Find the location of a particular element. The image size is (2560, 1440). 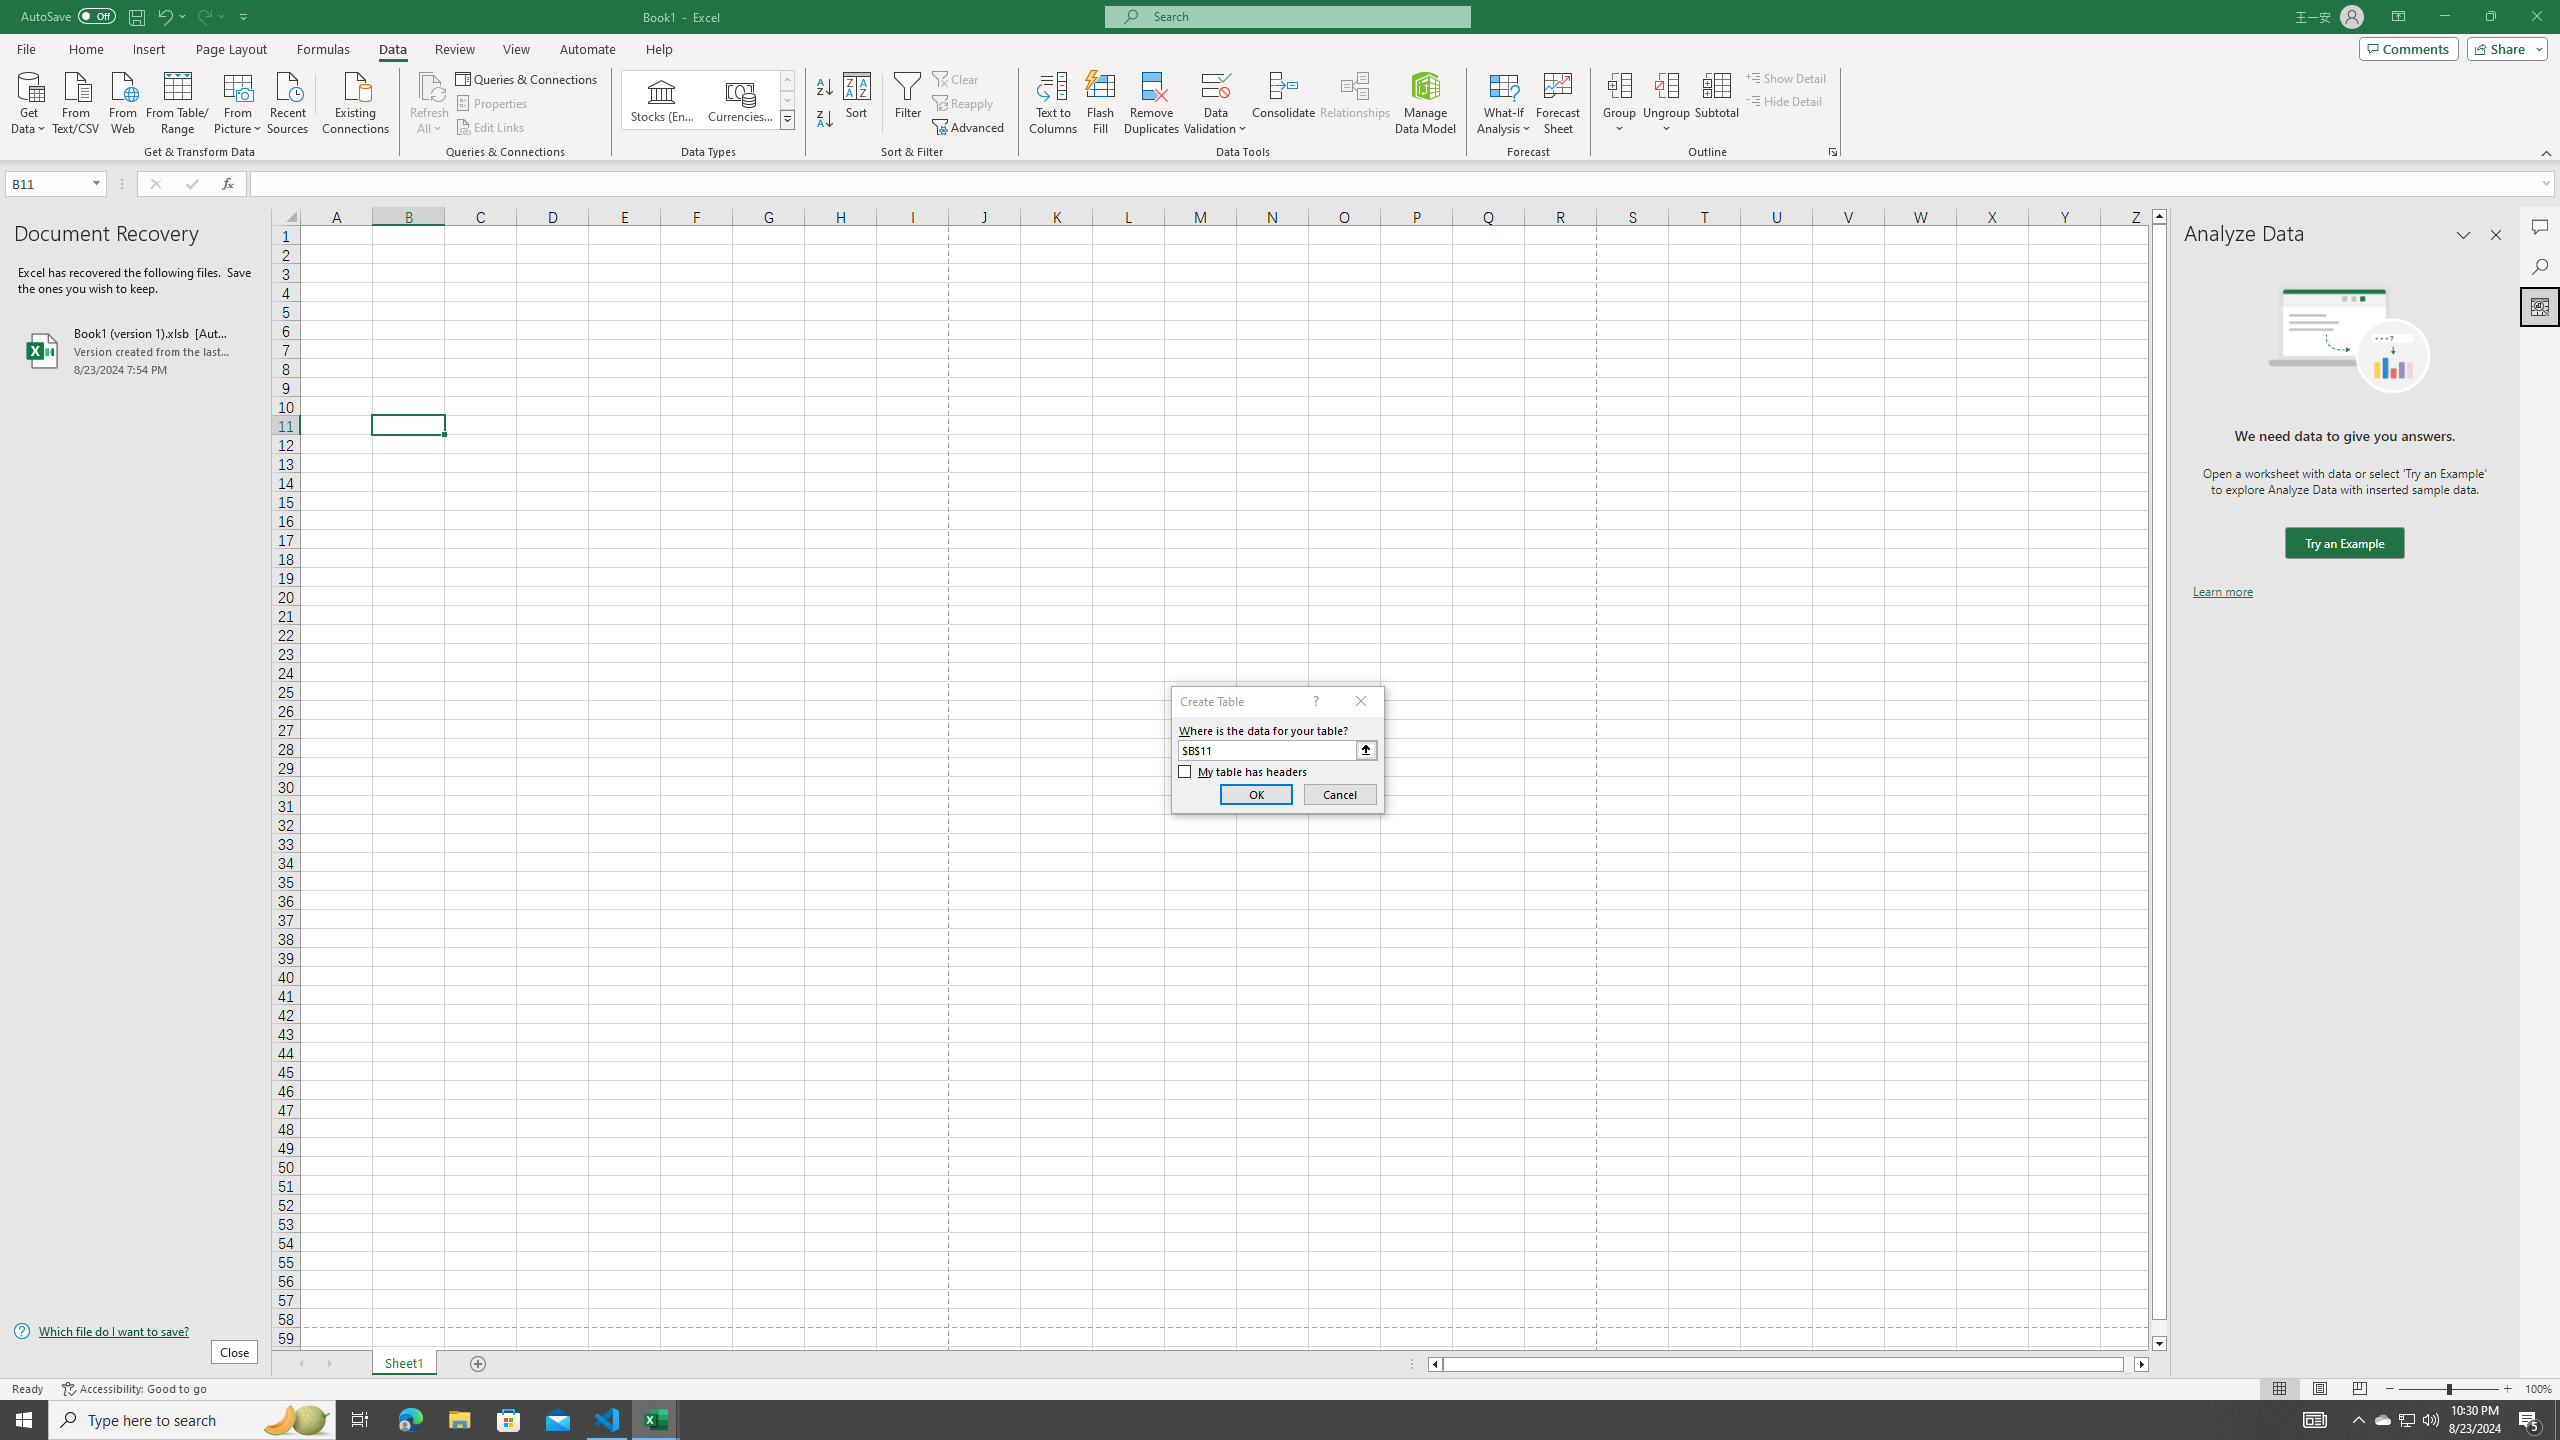

'Stocks (English)' is located at coordinates (660, 99).